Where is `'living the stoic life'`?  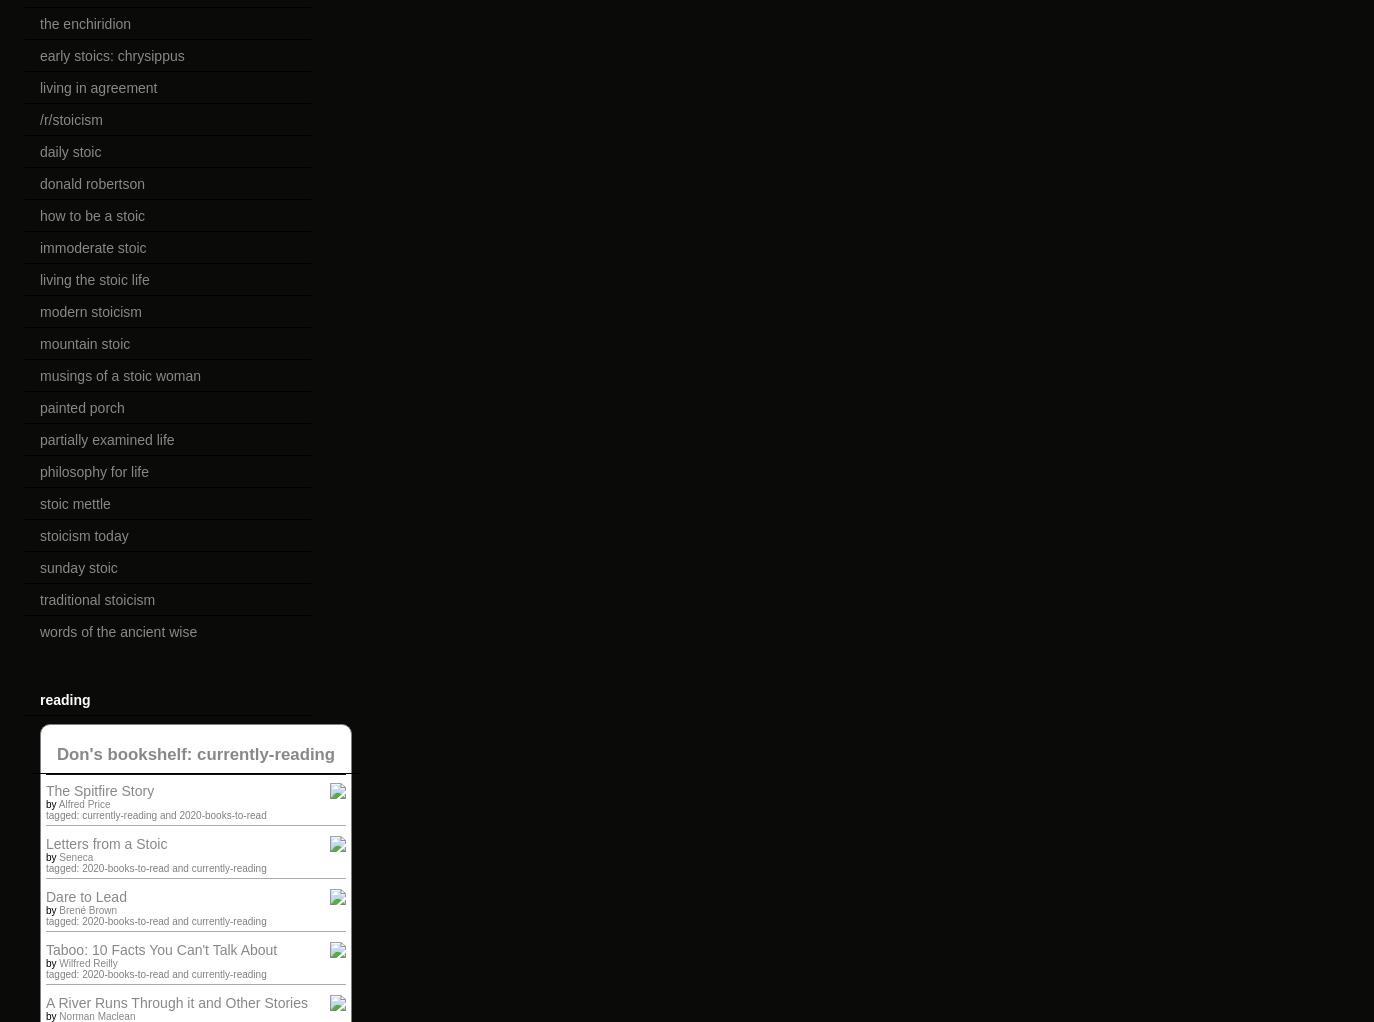 'living the stoic life' is located at coordinates (93, 279).